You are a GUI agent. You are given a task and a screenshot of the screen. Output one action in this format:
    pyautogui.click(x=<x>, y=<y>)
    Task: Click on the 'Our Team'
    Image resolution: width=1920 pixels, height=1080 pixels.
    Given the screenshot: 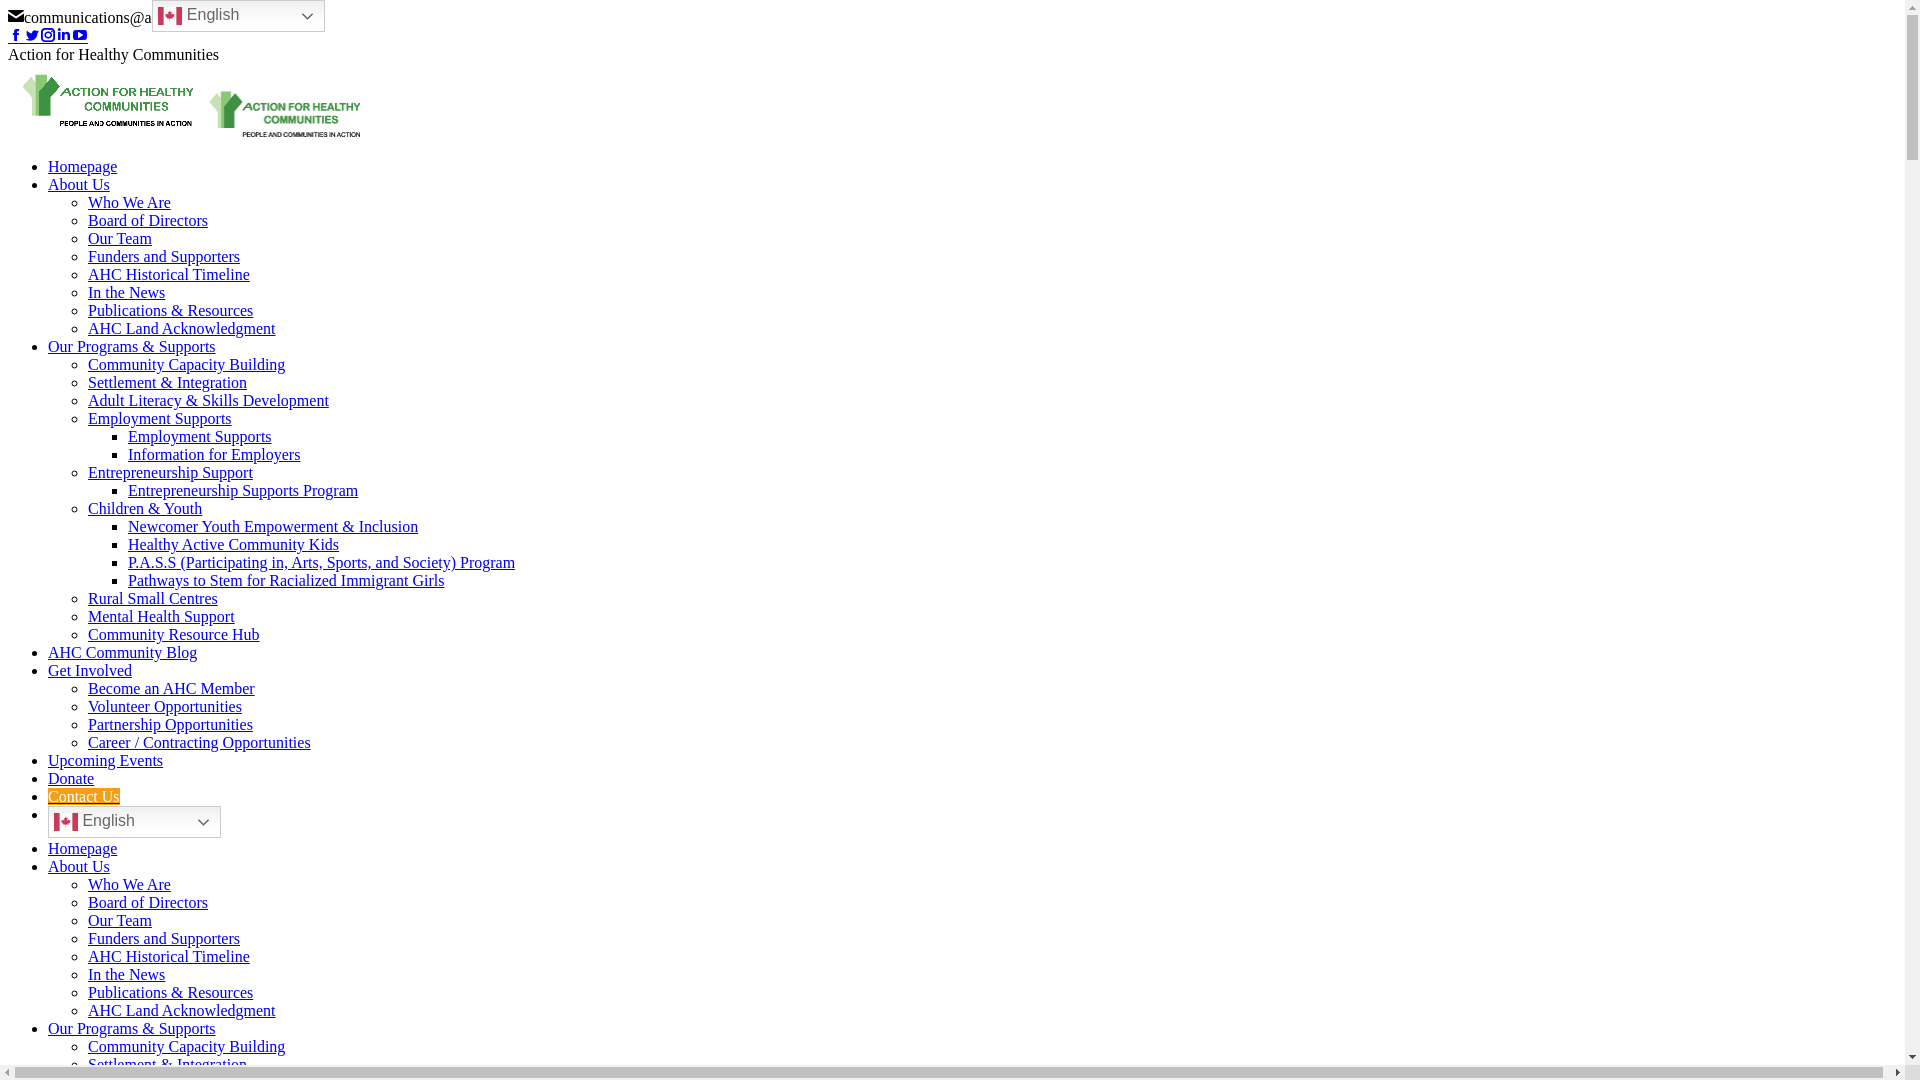 What is the action you would take?
    pyautogui.click(x=119, y=237)
    